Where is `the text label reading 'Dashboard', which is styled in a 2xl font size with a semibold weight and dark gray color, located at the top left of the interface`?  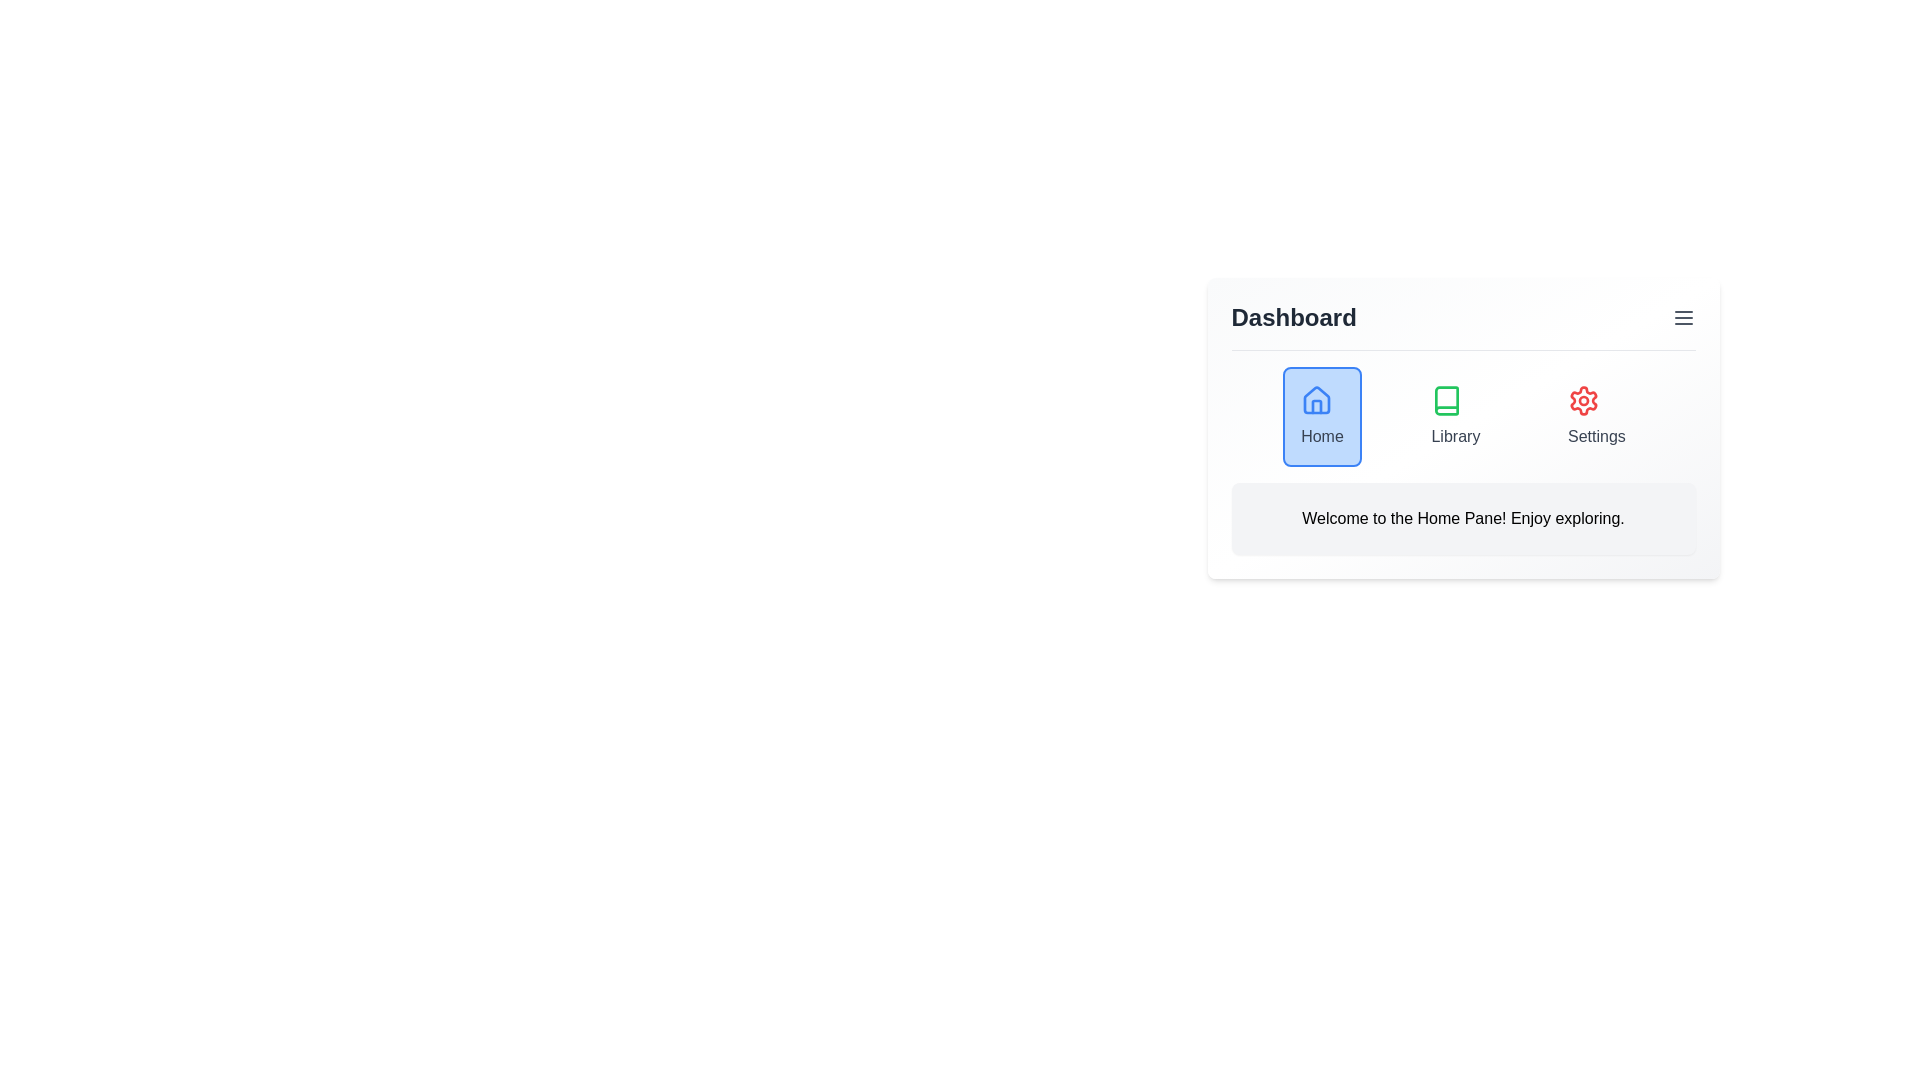
the text label reading 'Dashboard', which is styled in a 2xl font size with a semibold weight and dark gray color, located at the top left of the interface is located at coordinates (1294, 316).